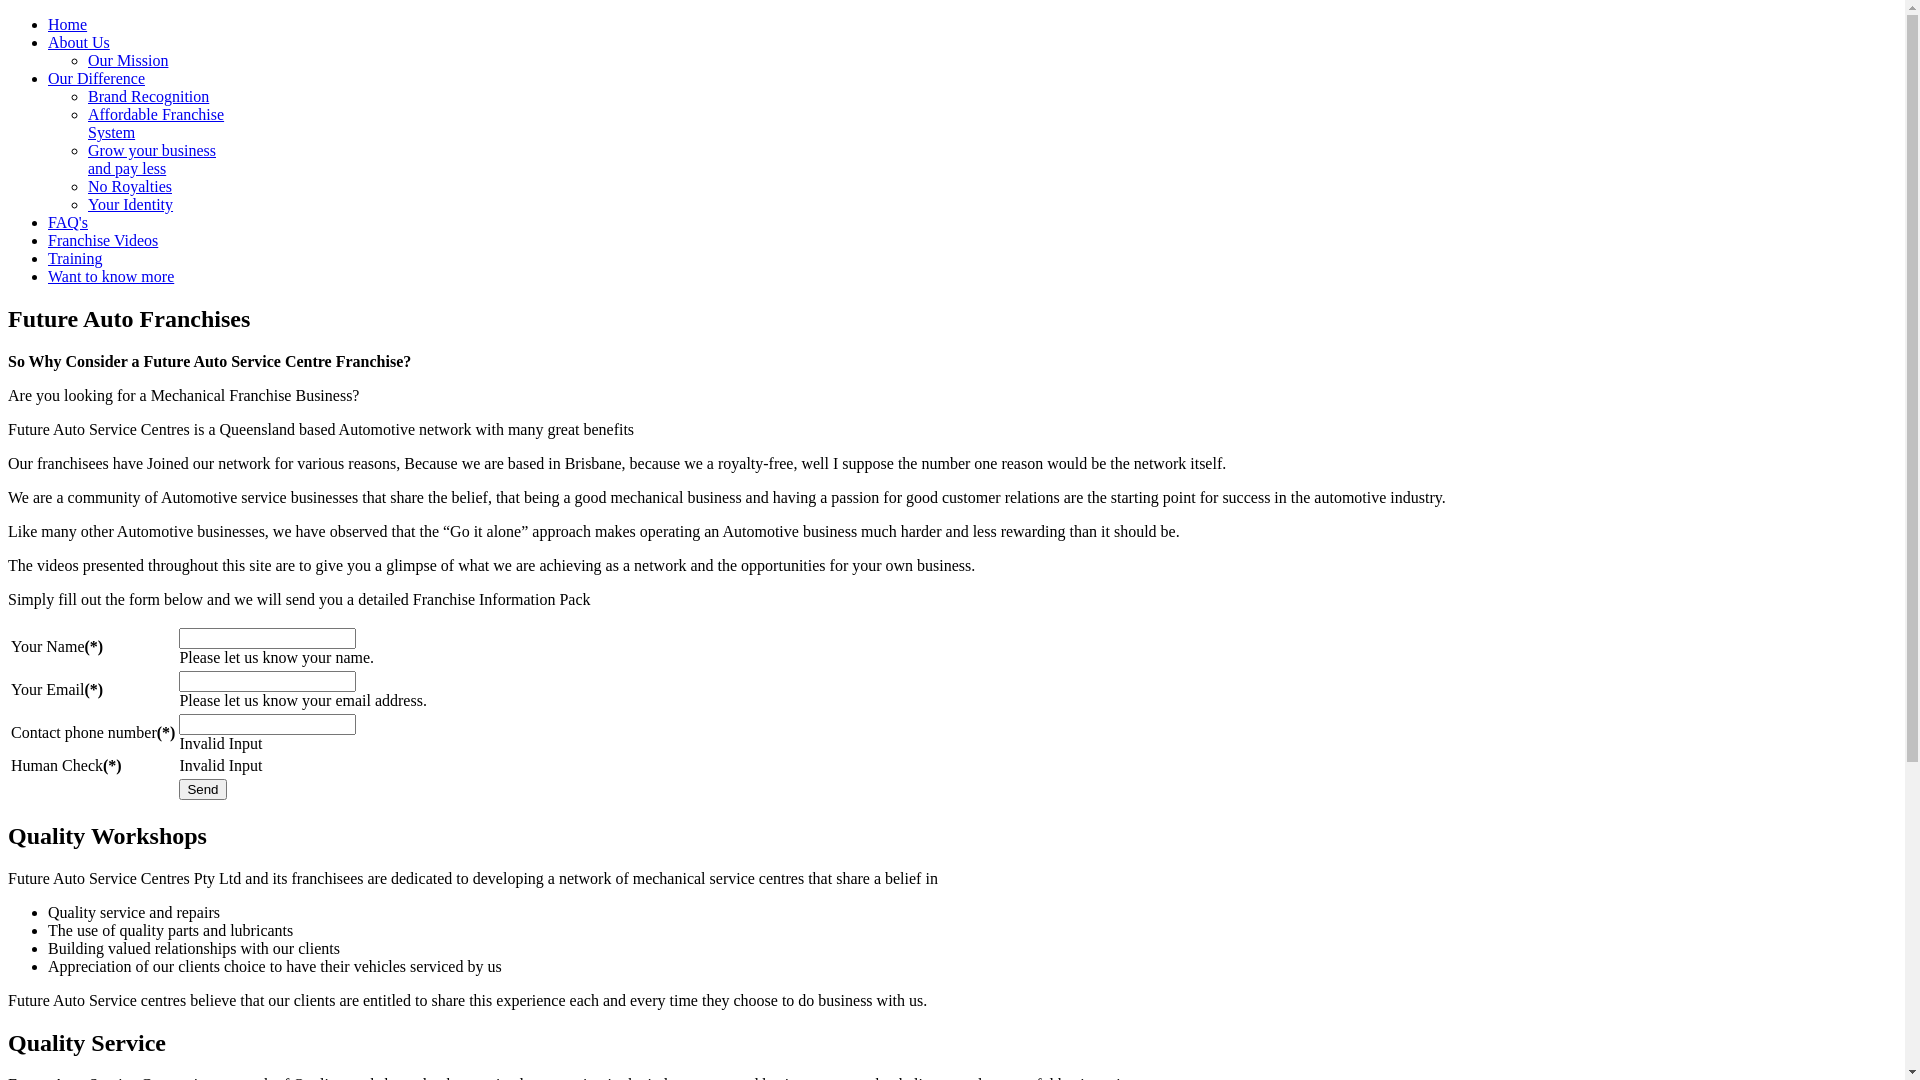 This screenshot has height=1080, width=1920. I want to click on 'Send', so click(202, 788).